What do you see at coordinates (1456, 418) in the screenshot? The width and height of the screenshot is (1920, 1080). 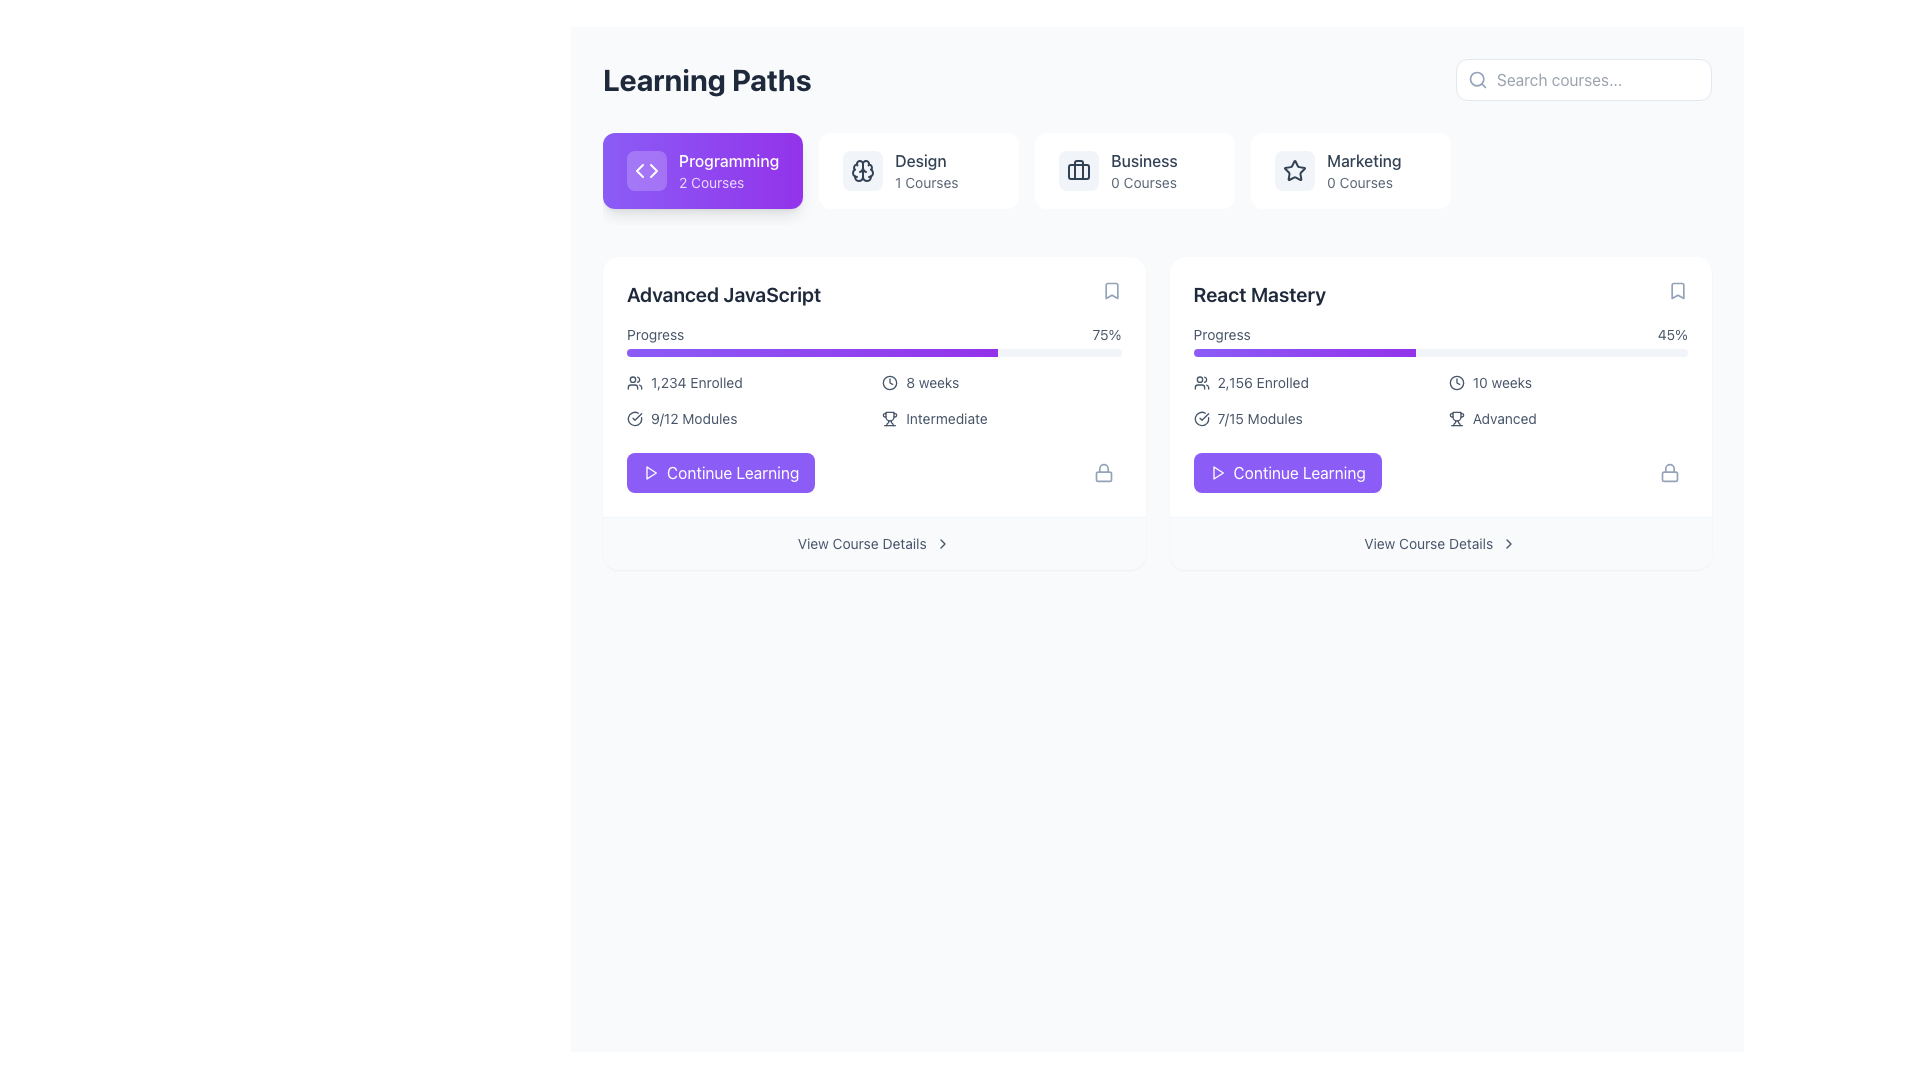 I see `the achievement icon adjacent to the 'Advanced' text in the 'React Mastery' card` at bounding box center [1456, 418].